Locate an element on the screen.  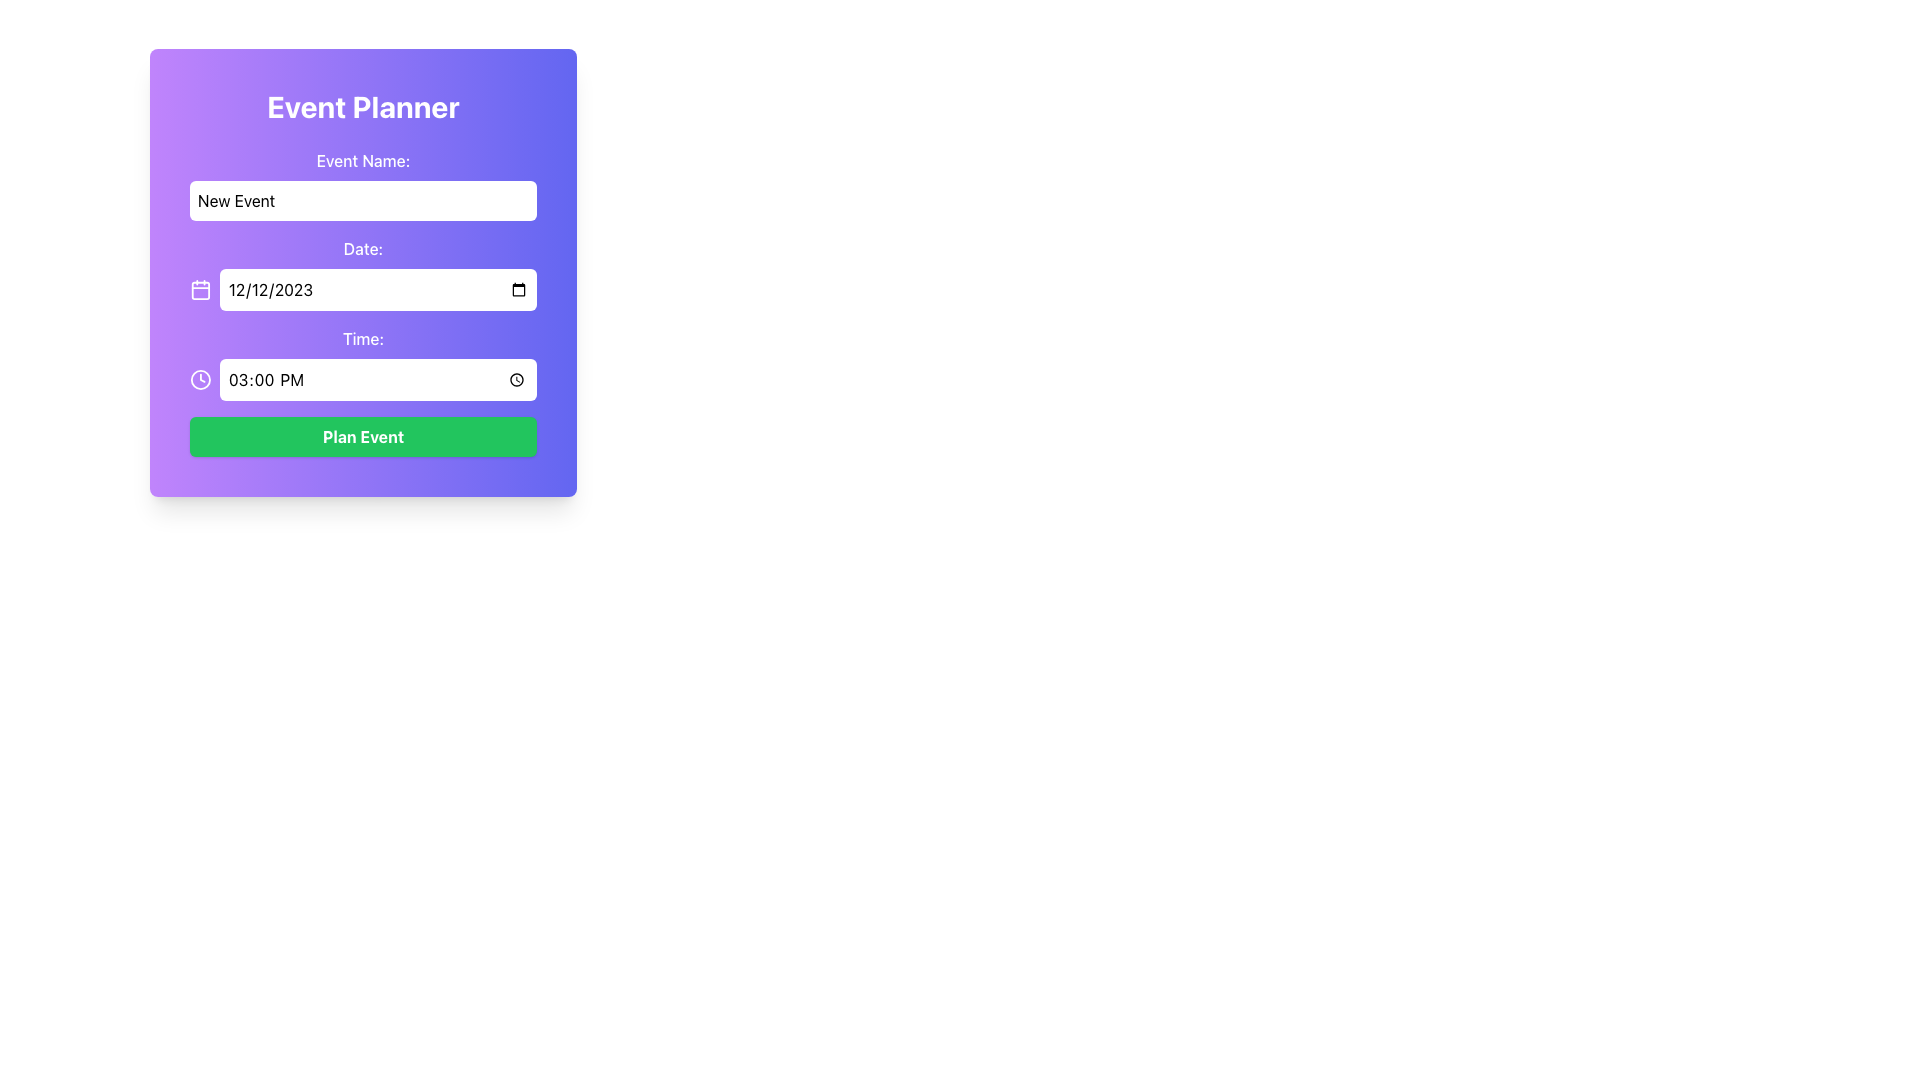
keyboard navigation is located at coordinates (363, 380).